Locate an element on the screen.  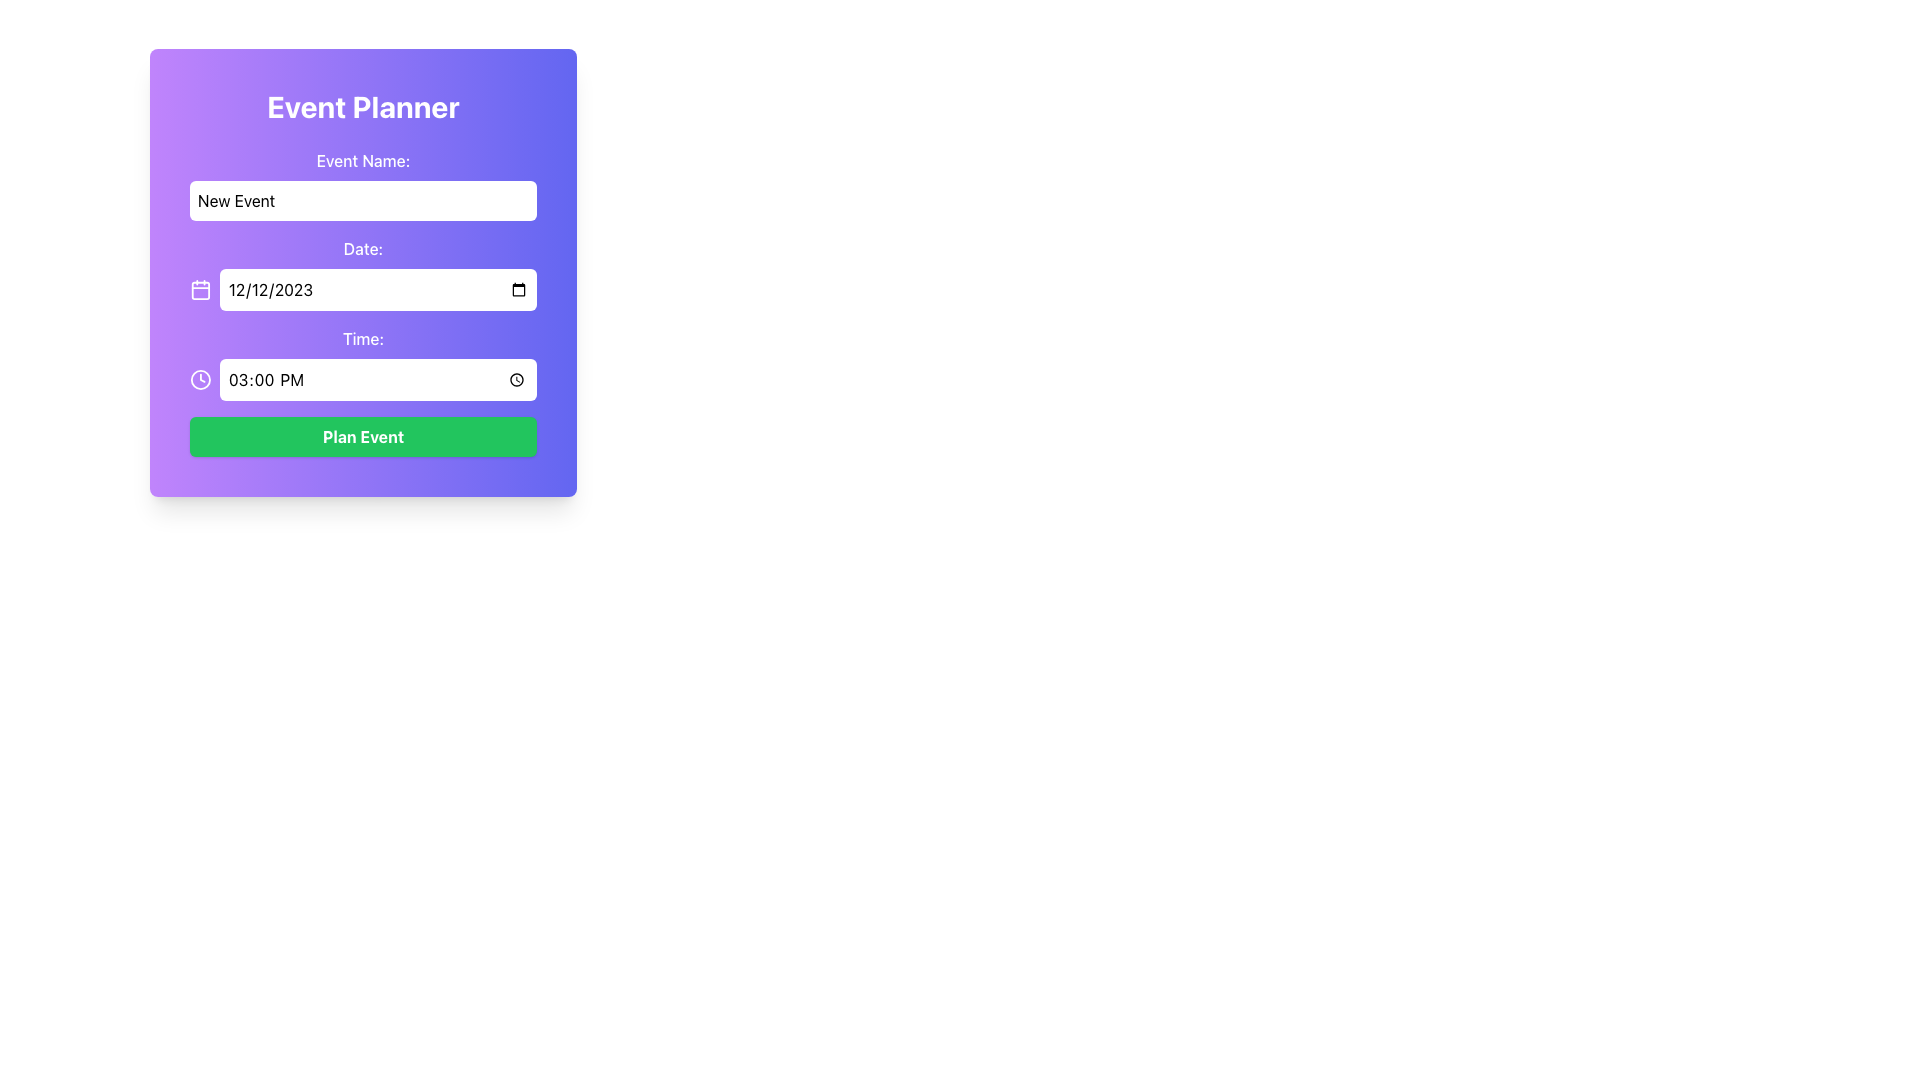
keyboard navigation is located at coordinates (363, 380).